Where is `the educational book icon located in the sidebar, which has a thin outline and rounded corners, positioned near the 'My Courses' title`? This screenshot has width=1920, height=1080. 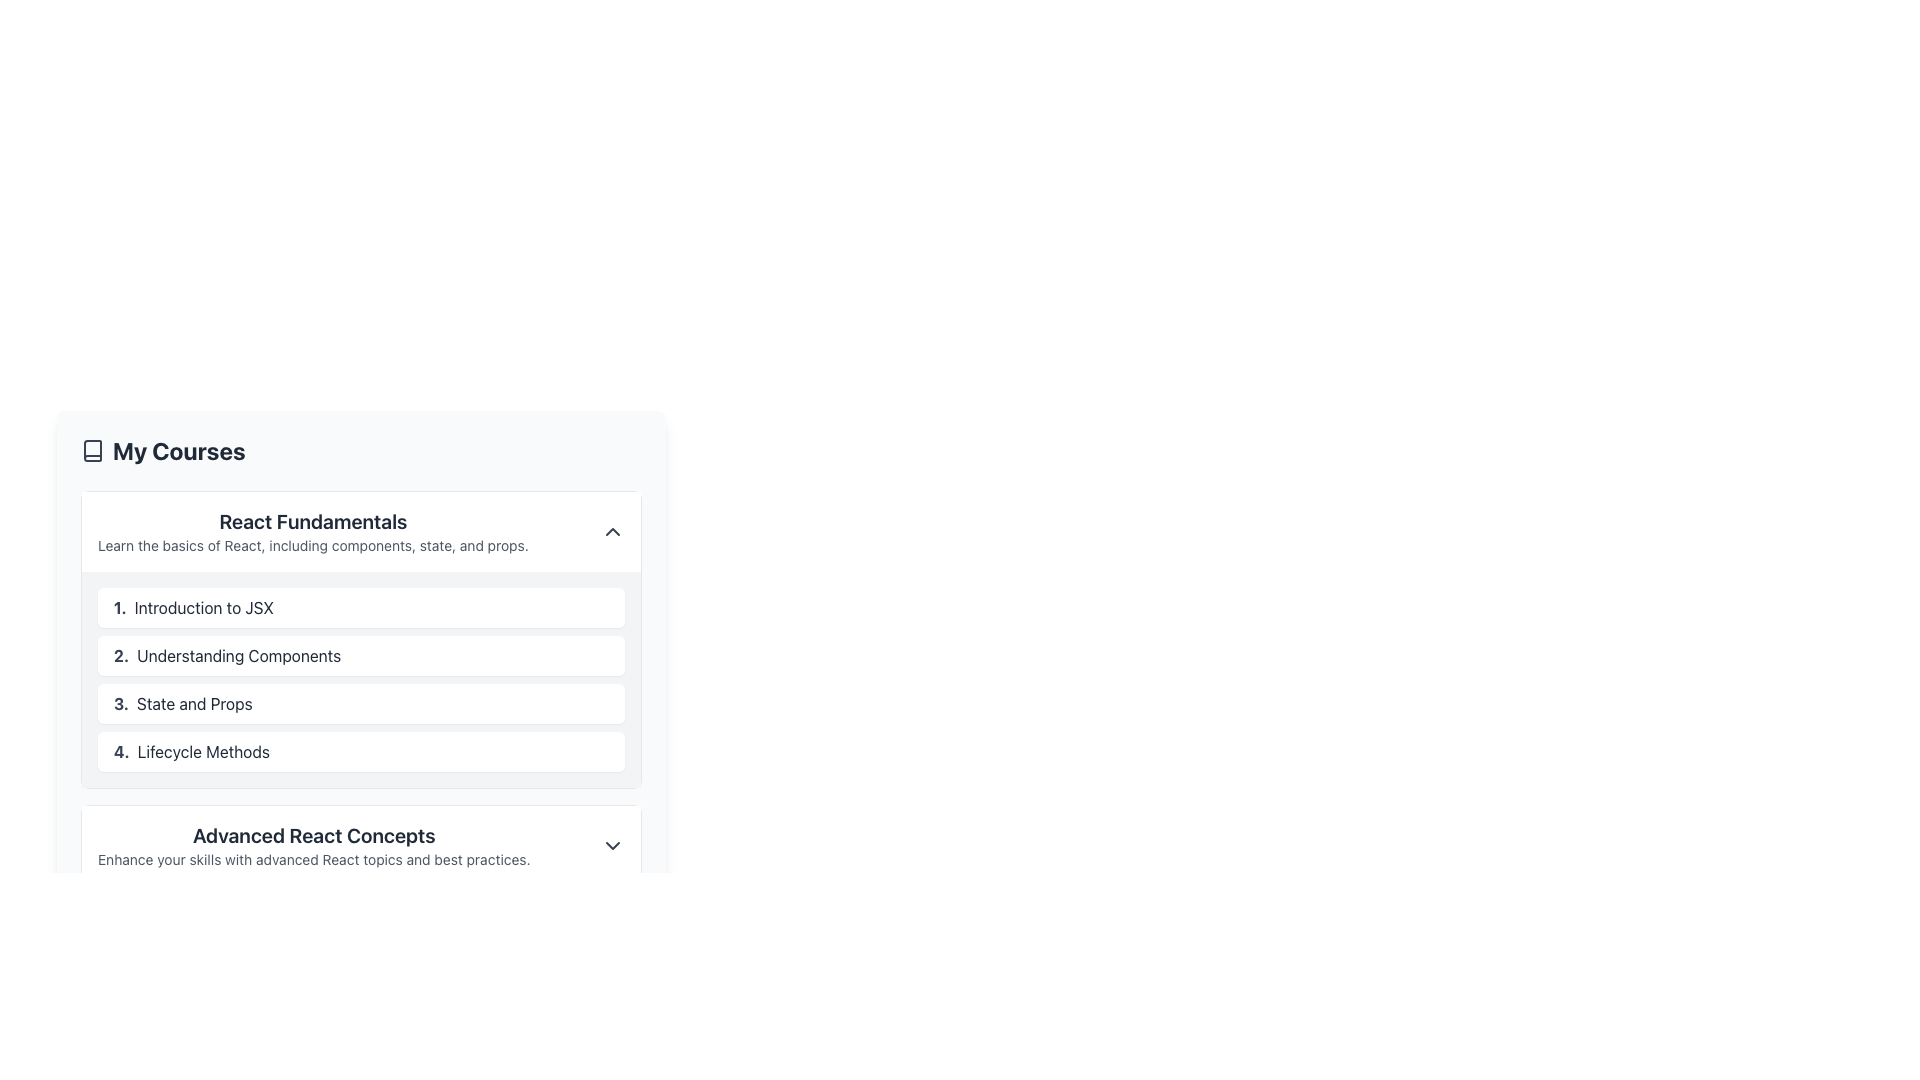
the educational book icon located in the sidebar, which has a thin outline and rounded corners, positioned near the 'My Courses' title is located at coordinates (91, 451).